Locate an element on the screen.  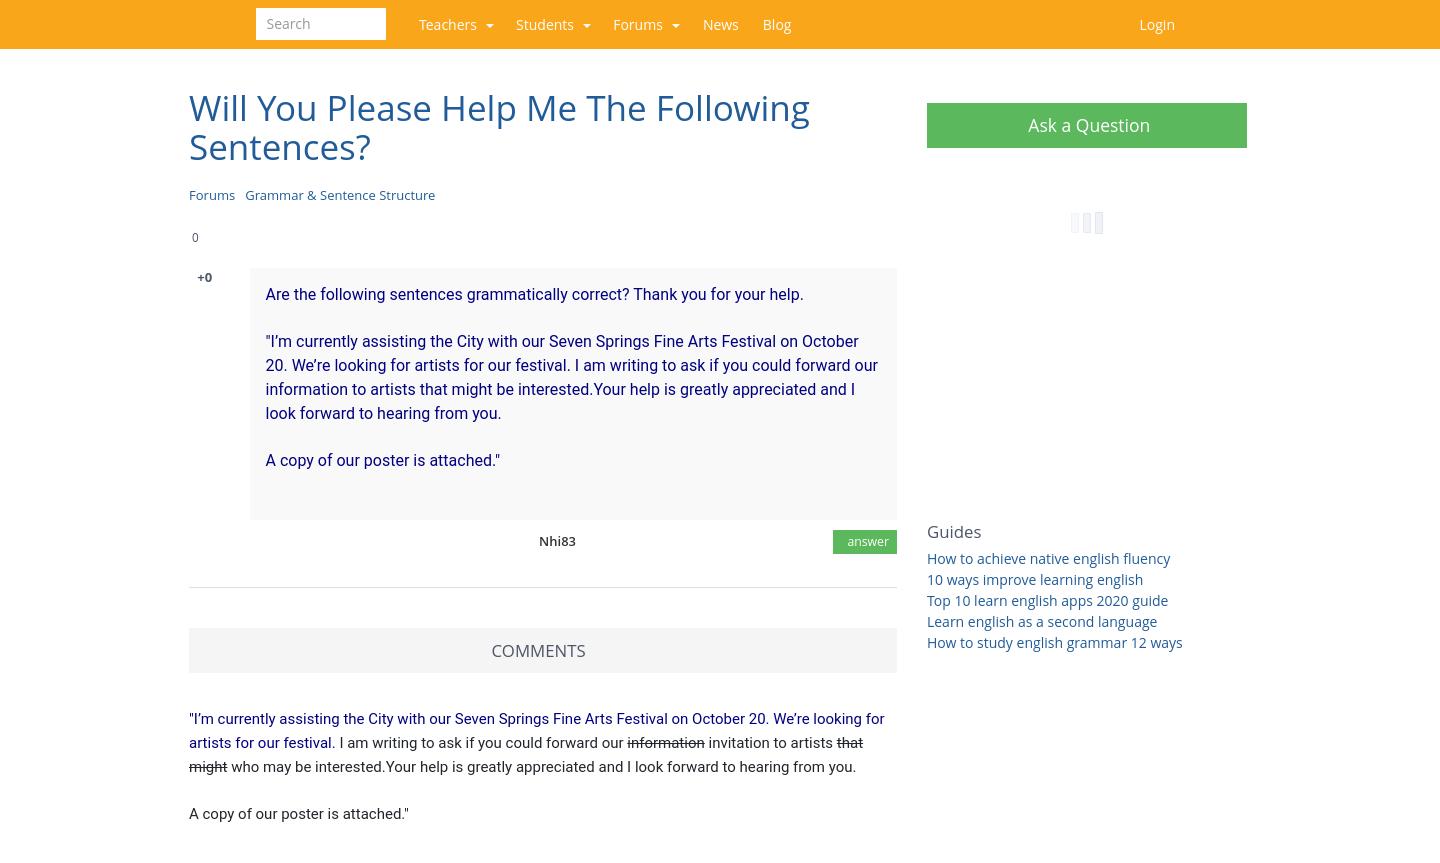
'I am writing to ask if you could forward our information to artists that might be interested.Your help is greatly appreciated and I look forward to hearing from you.' is located at coordinates (570, 388).